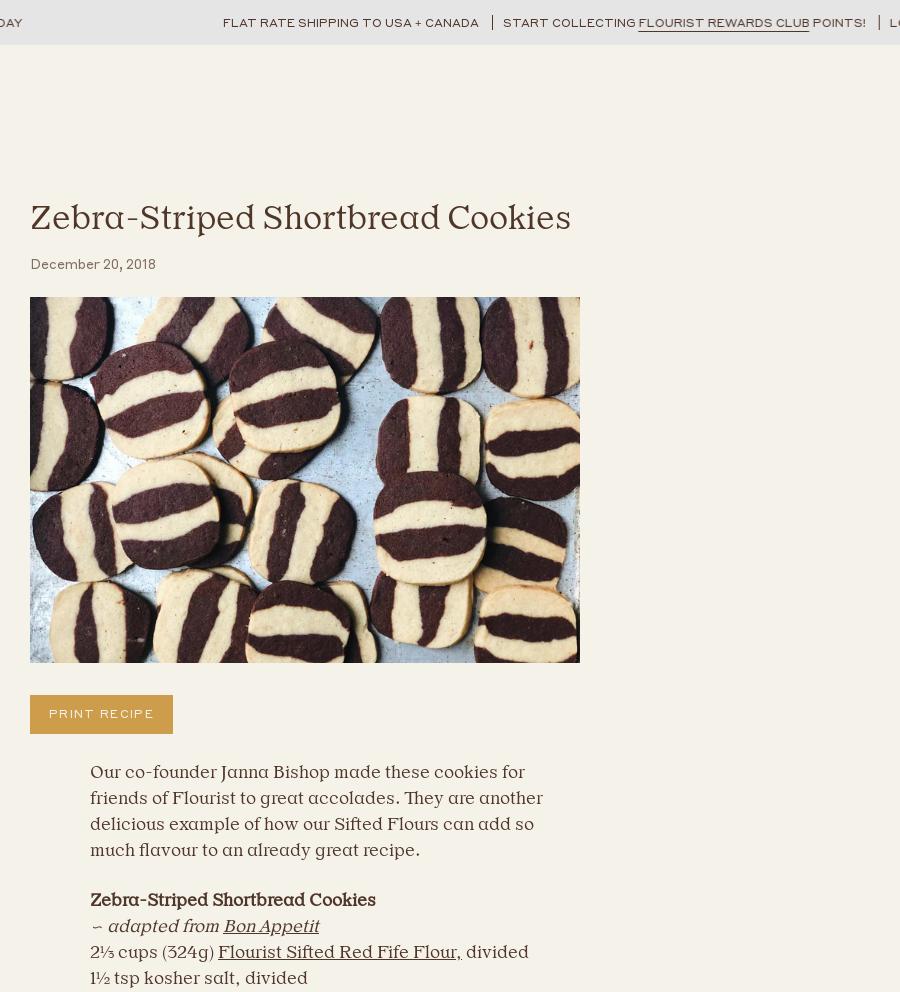 This screenshot has width=900, height=992. Describe the element at coordinates (62, 646) in the screenshot. I see `'Name'` at that location.